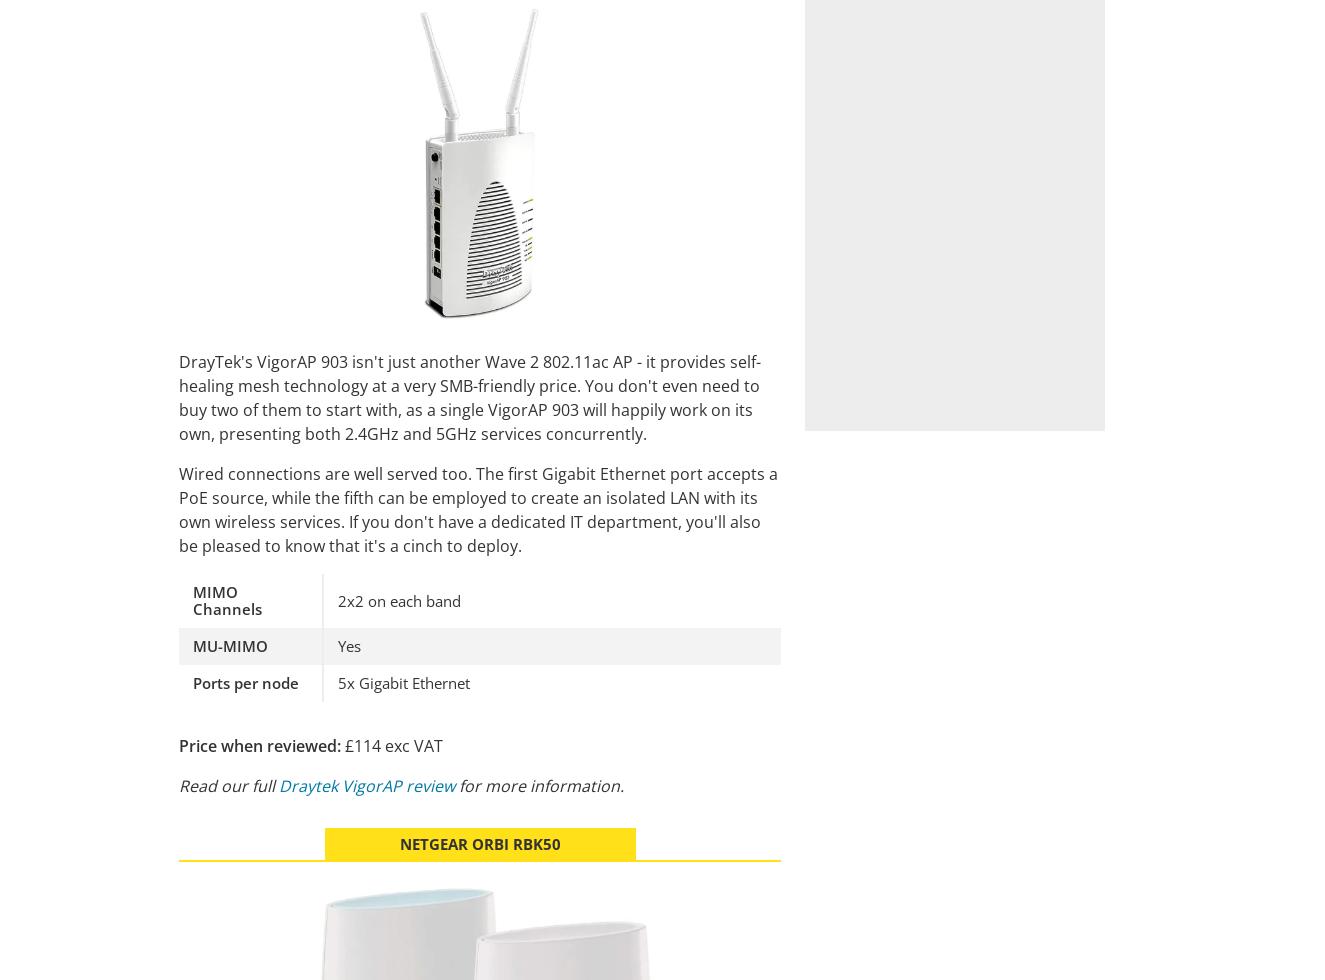 The image size is (1325, 980). What do you see at coordinates (391, 744) in the screenshot?
I see `'£114 exc VAT'` at bounding box center [391, 744].